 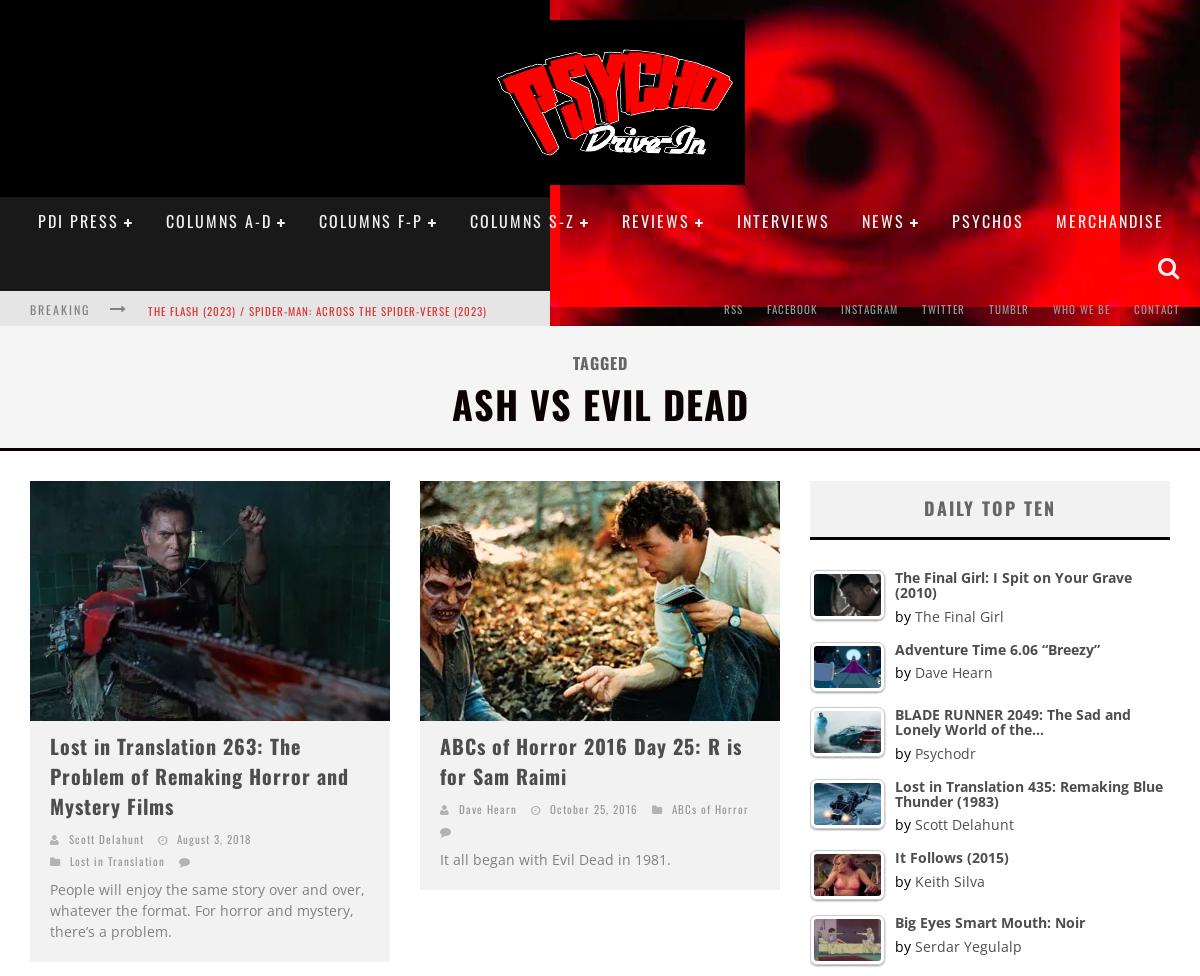 I want to click on 'The Fall of the House of Usher (2023)', so click(x=147, y=349).